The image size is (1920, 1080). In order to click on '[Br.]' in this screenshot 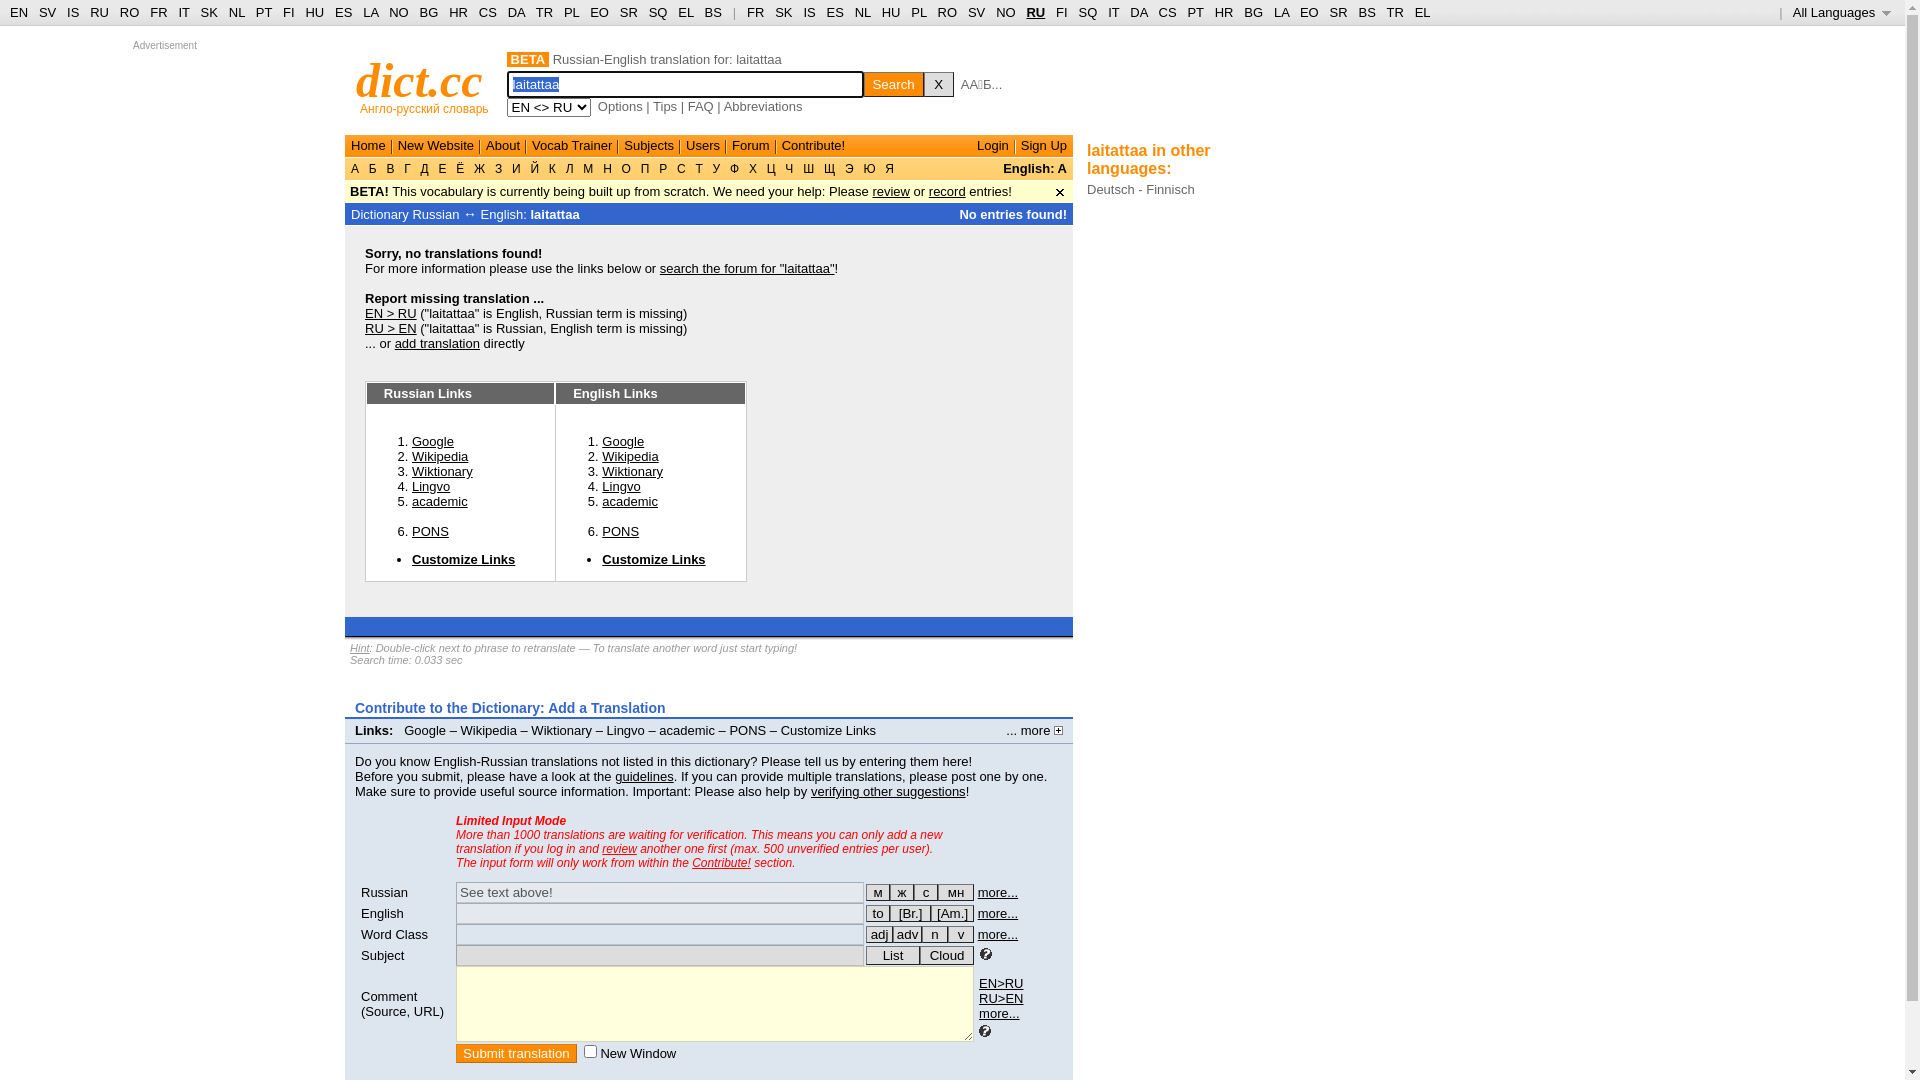, I will do `click(909, 913)`.